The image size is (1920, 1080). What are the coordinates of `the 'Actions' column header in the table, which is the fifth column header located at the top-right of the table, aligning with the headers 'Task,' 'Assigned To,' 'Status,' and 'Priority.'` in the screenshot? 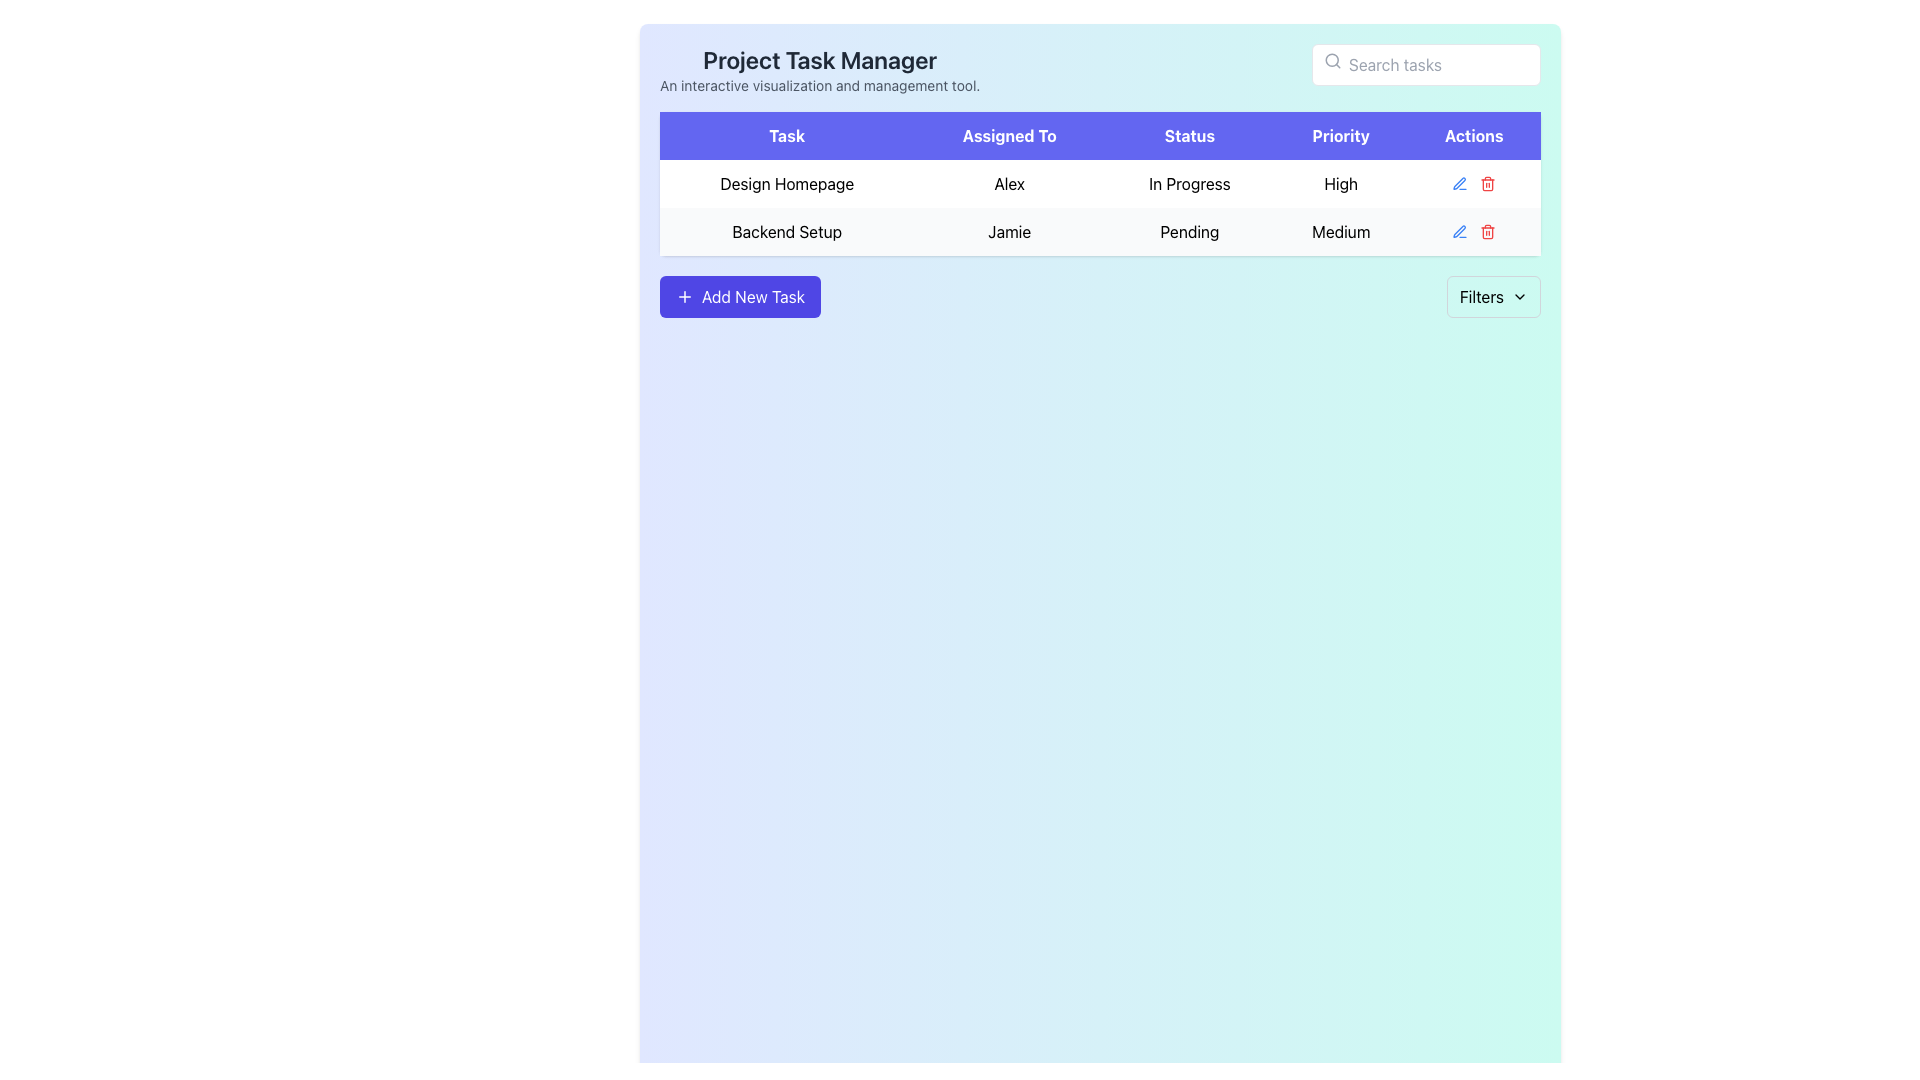 It's located at (1474, 135).